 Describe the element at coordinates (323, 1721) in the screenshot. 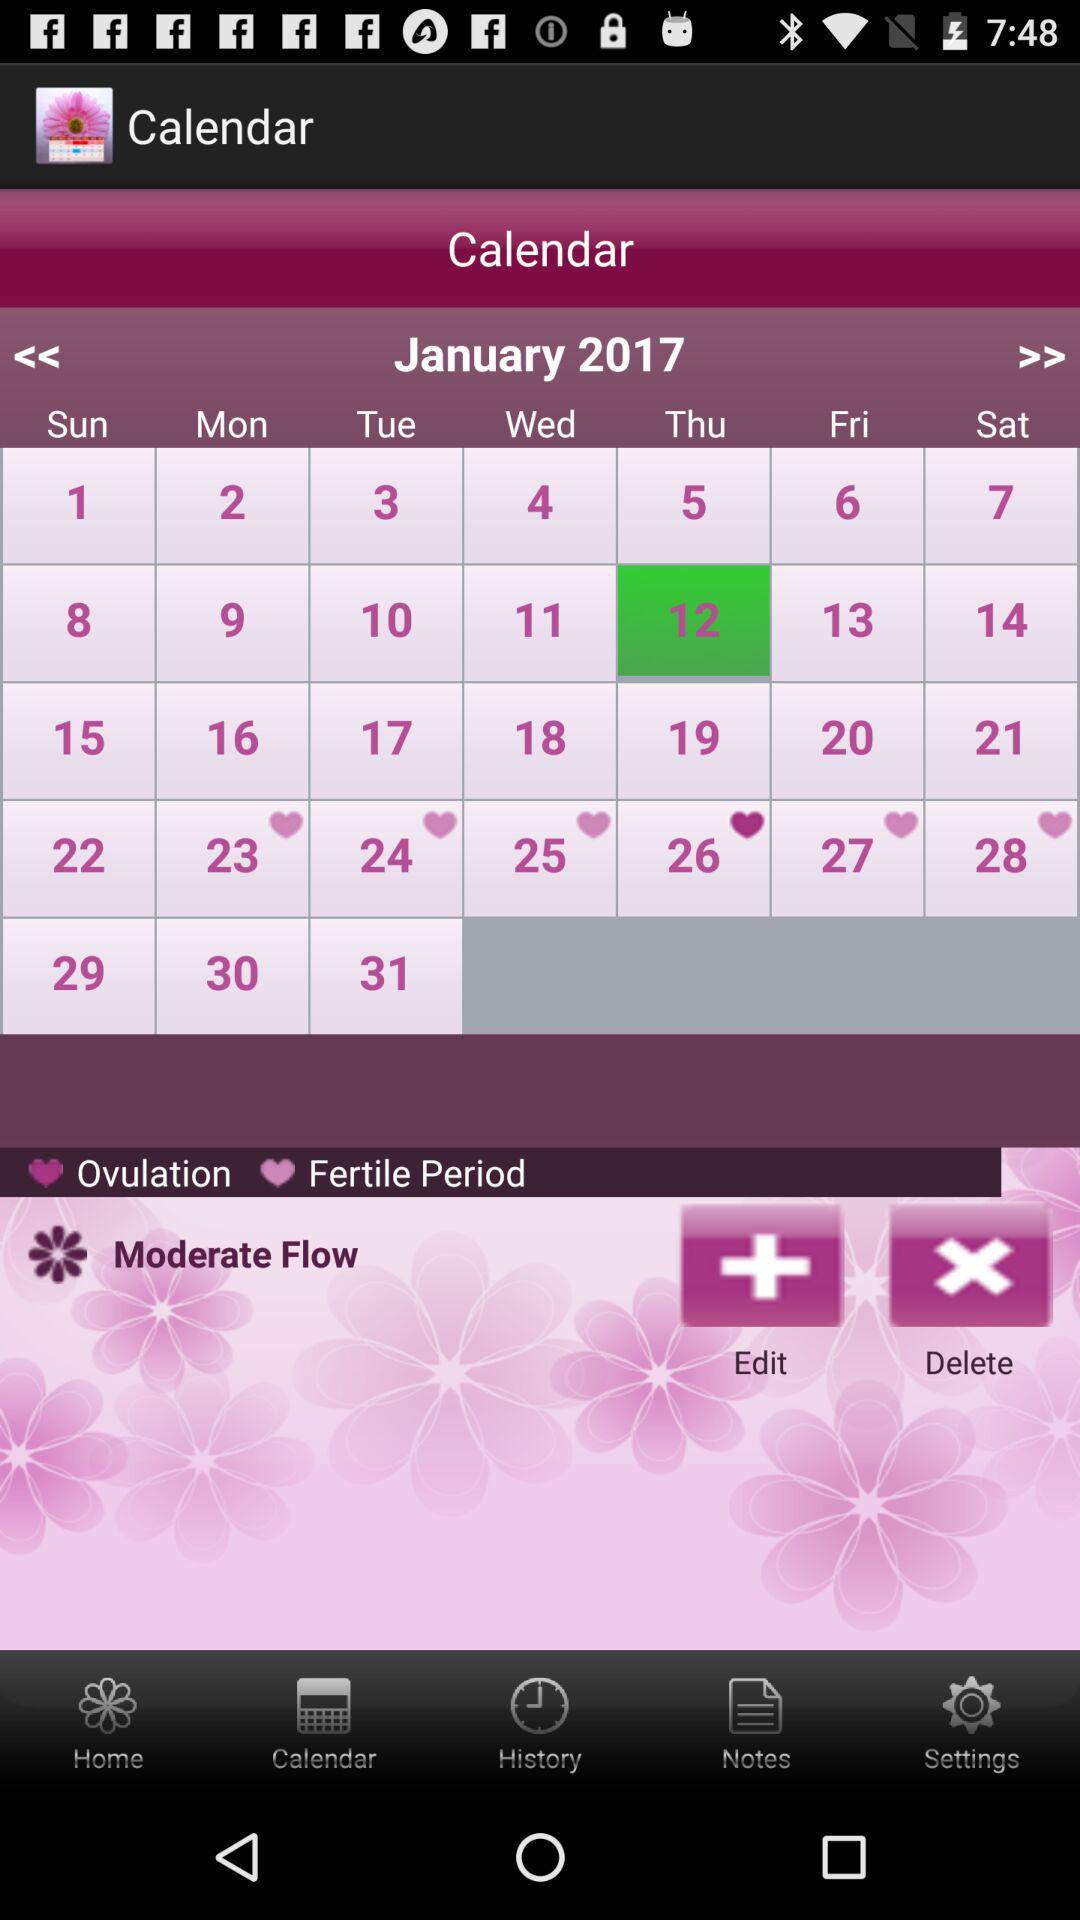

I see `calender` at that location.